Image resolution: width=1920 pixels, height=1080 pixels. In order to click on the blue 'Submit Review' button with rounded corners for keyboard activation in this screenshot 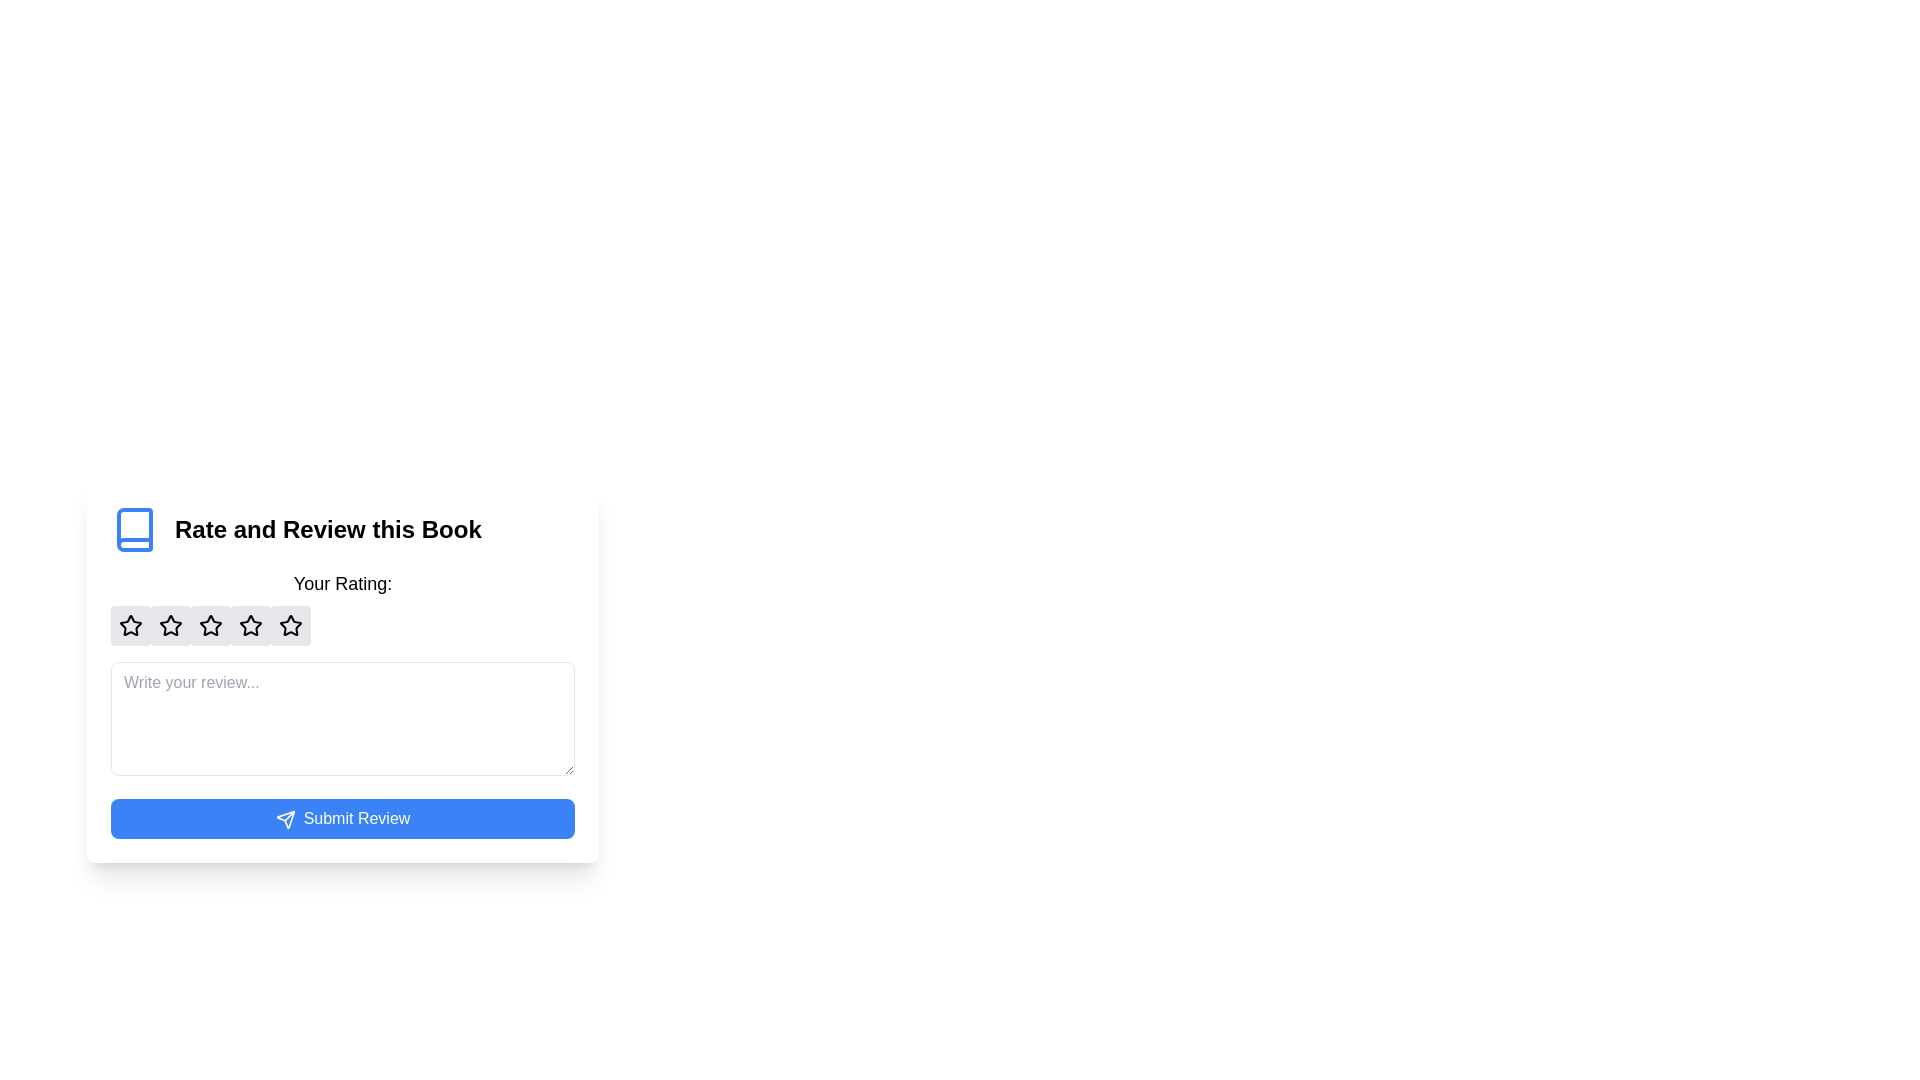, I will do `click(342, 818)`.